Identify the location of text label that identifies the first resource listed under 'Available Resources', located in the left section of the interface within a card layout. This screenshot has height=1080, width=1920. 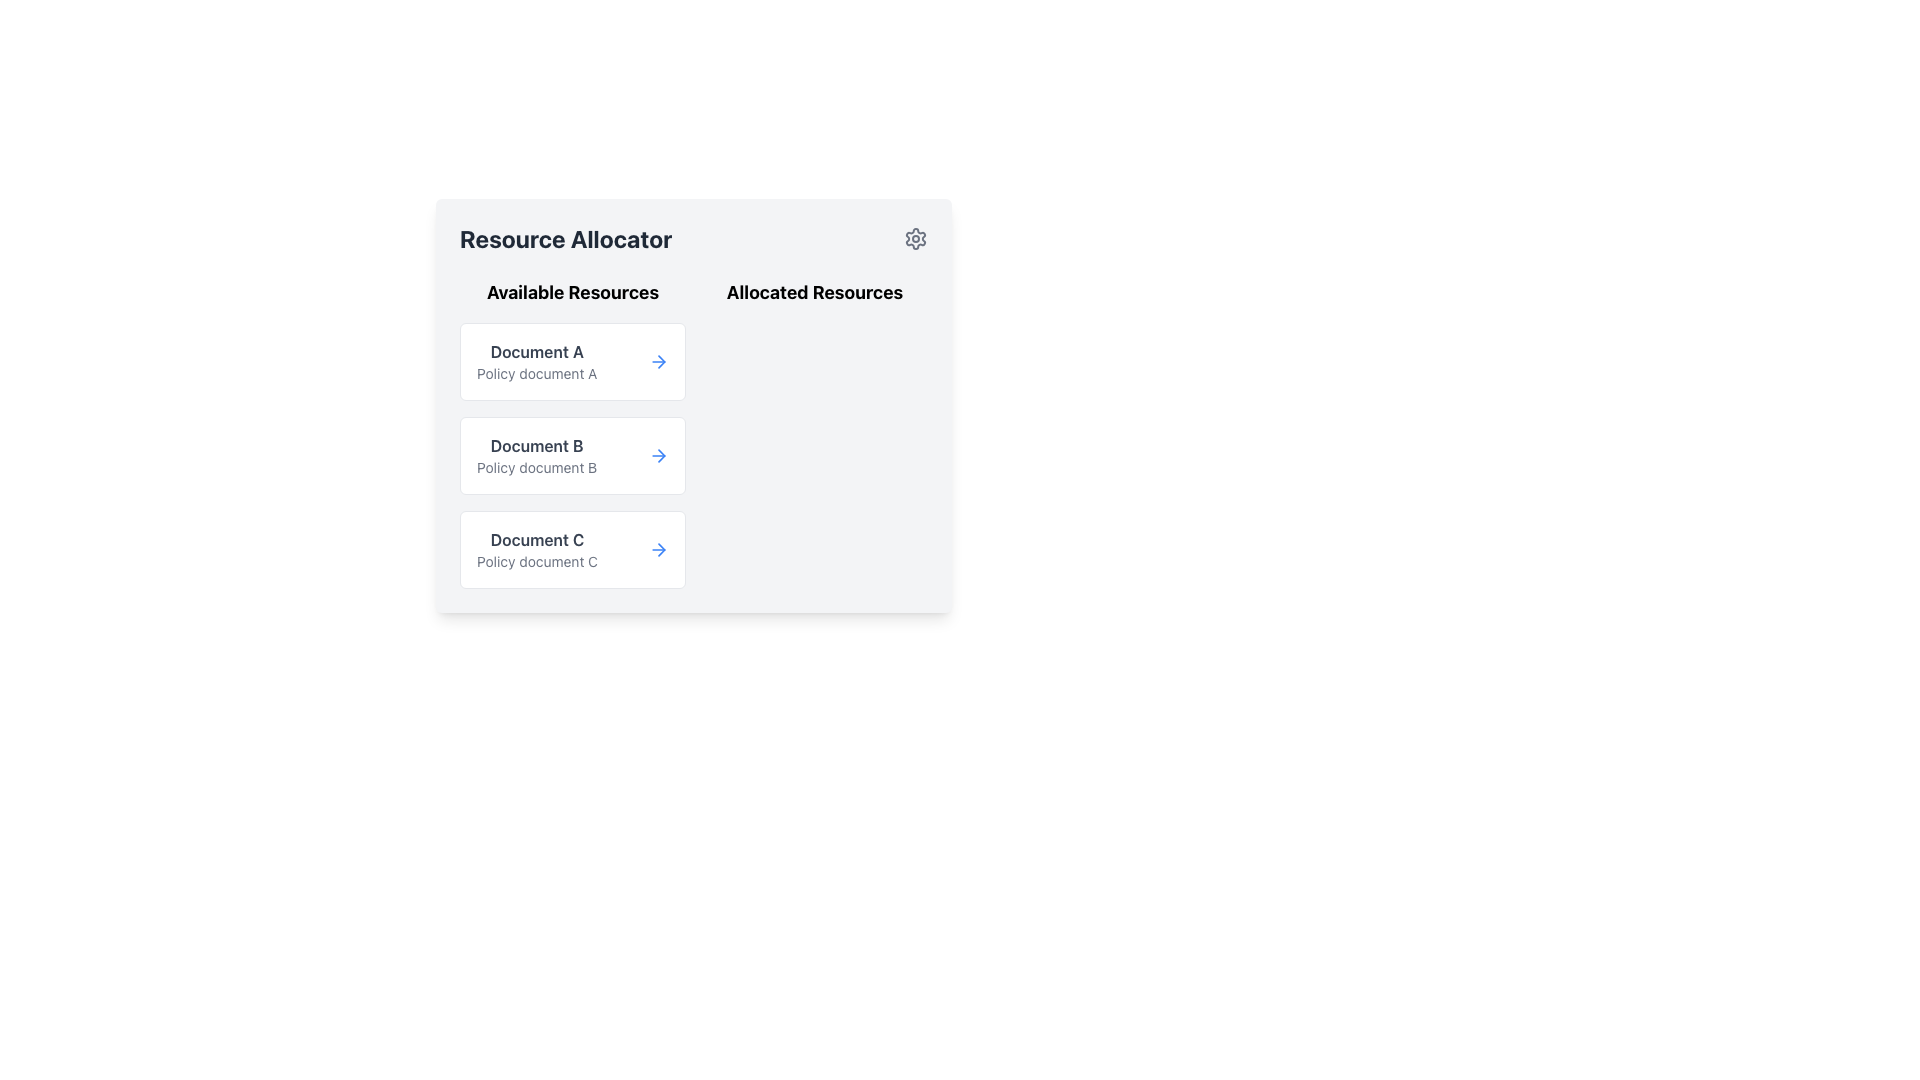
(537, 350).